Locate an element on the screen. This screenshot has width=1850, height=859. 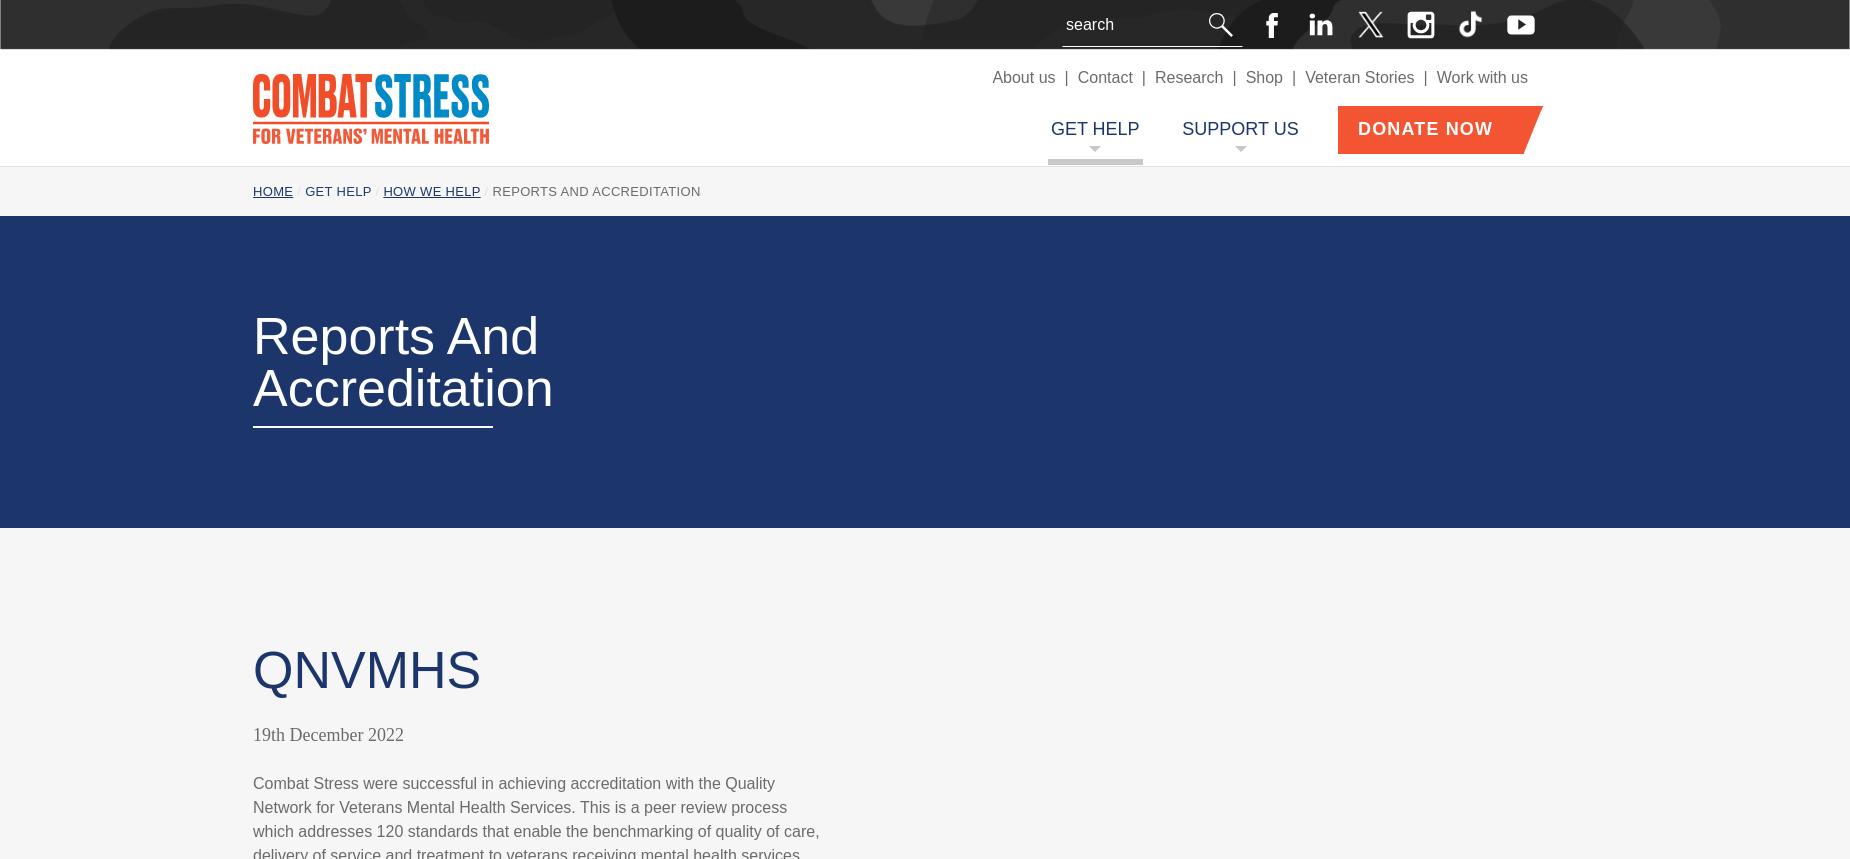
'Get help' is located at coordinates (304, 191).